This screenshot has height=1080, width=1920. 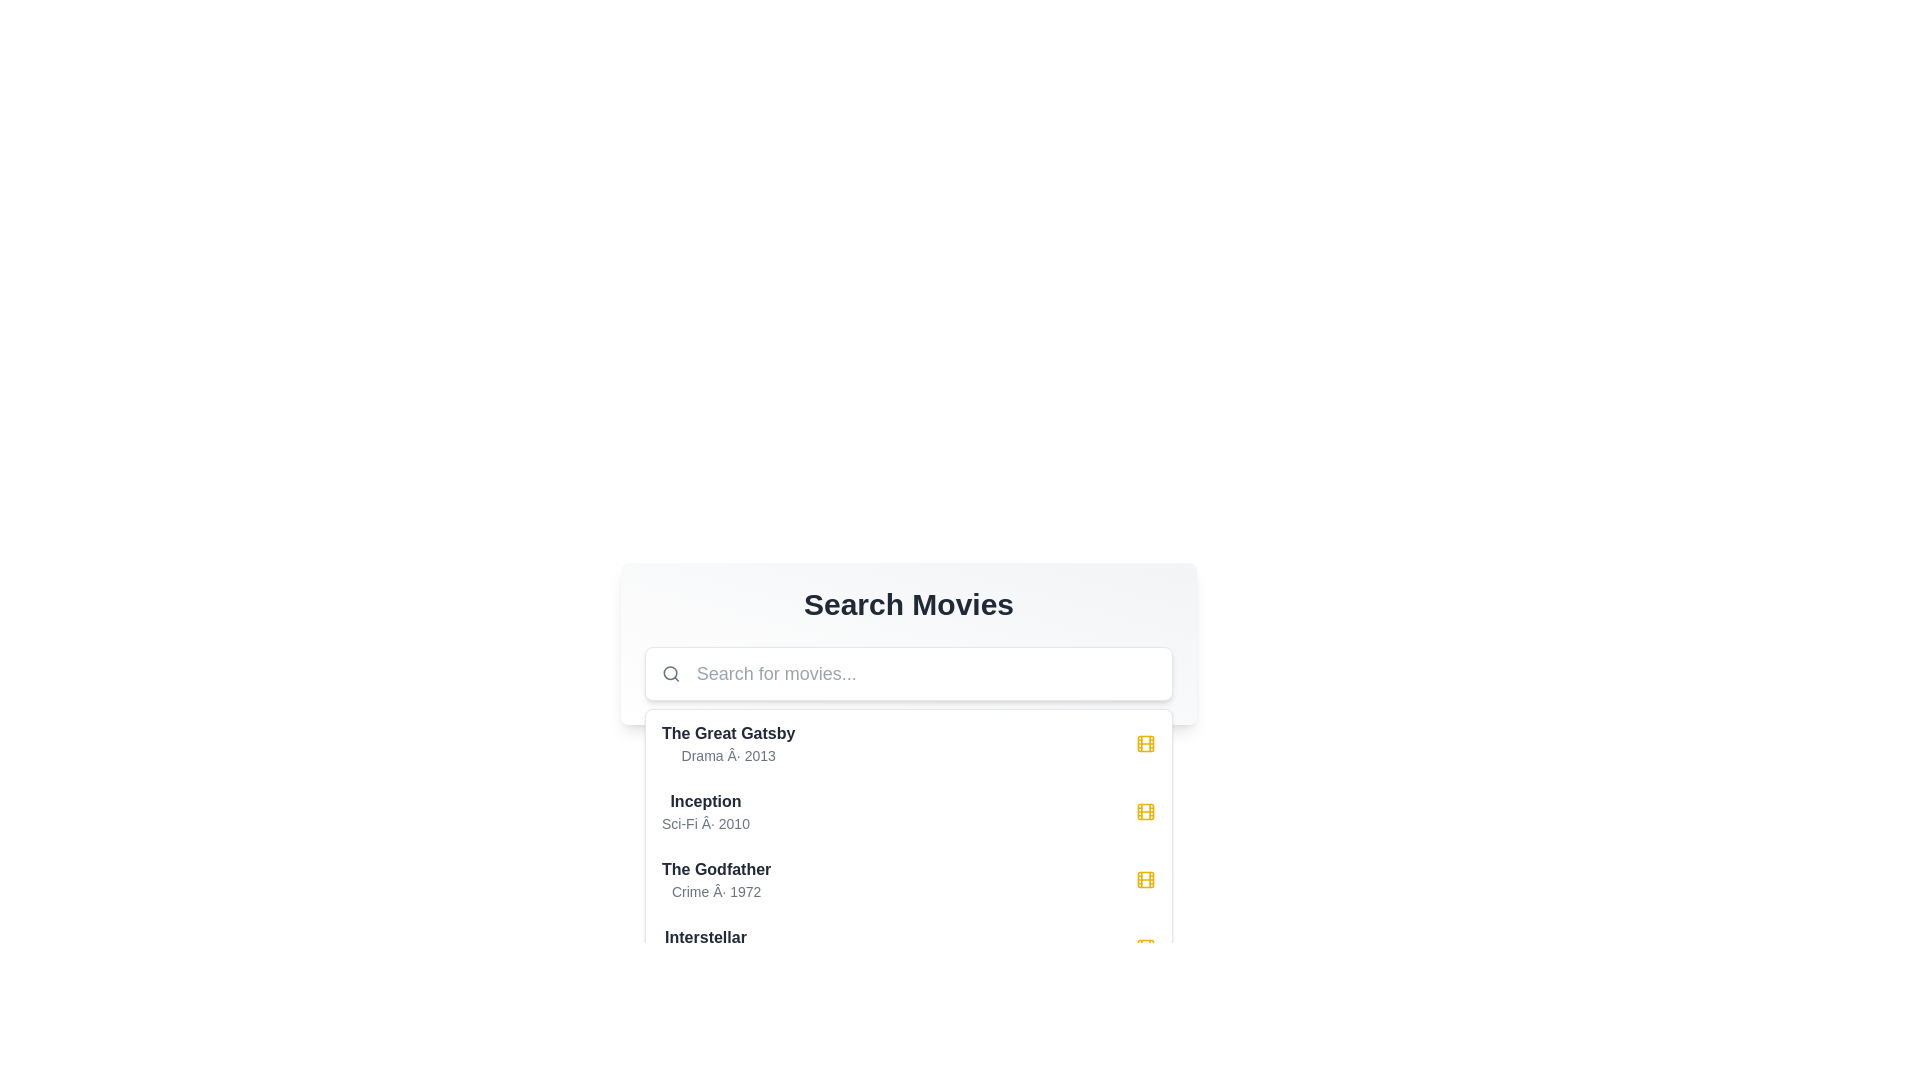 I want to click on the first movie option 'The Great Gatsby' in the dropdown list, so click(x=907, y=744).